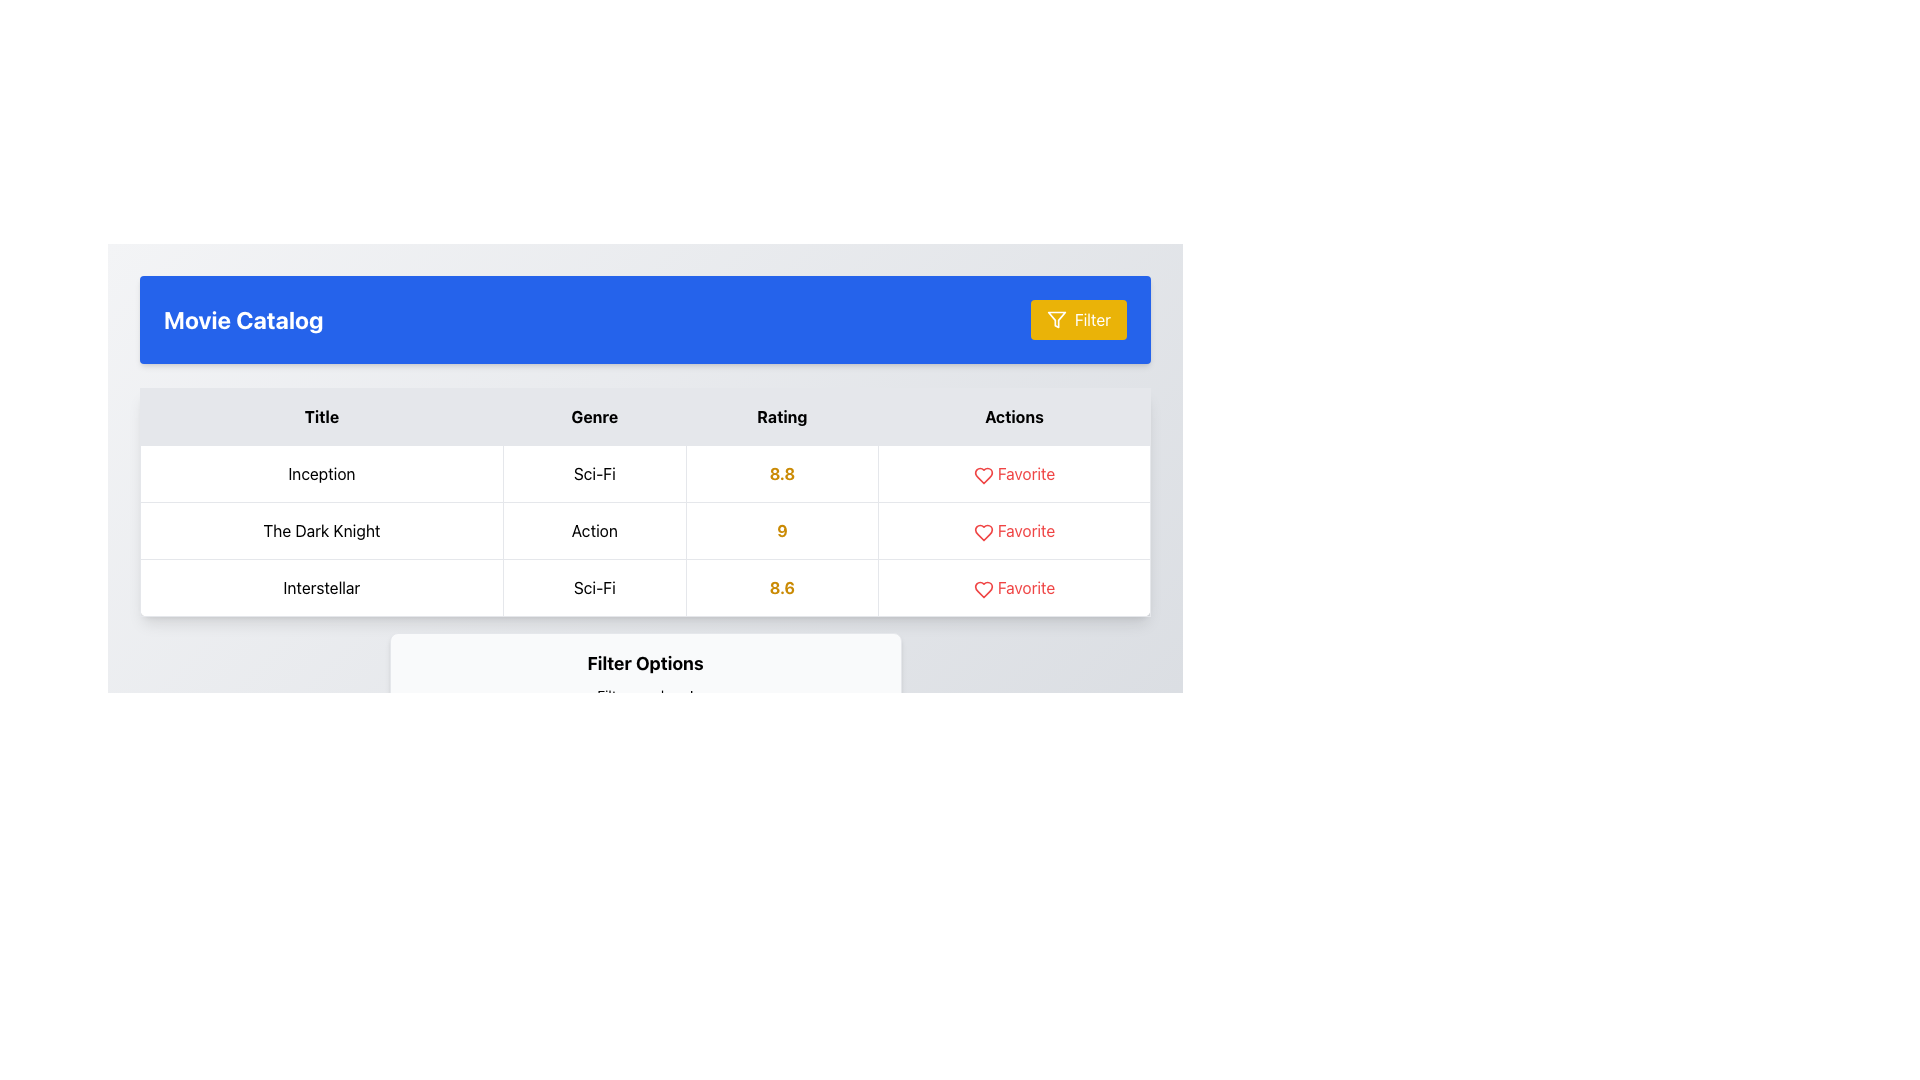  I want to click on the static text element displaying the genre 'Sci-Fi' for the movie 'Interstellar', located in the second column of the third row of the movie table, so click(593, 586).